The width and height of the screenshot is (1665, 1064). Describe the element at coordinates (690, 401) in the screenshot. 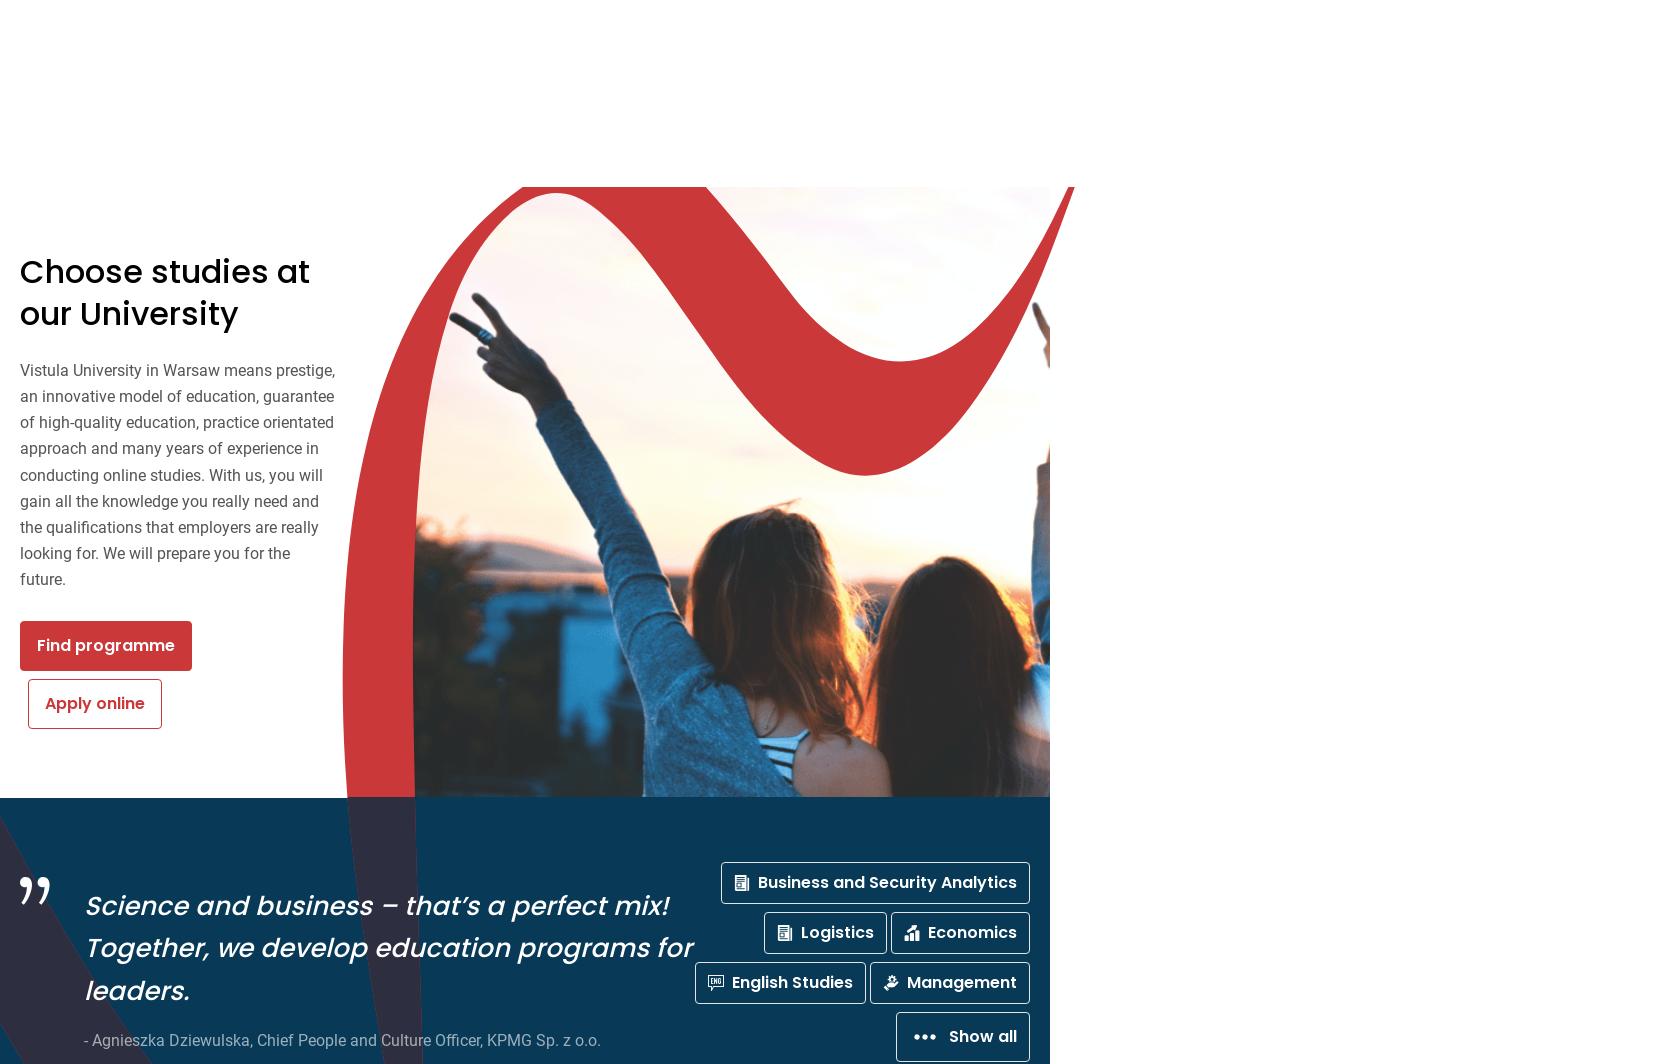

I see `'Studies'` at that location.